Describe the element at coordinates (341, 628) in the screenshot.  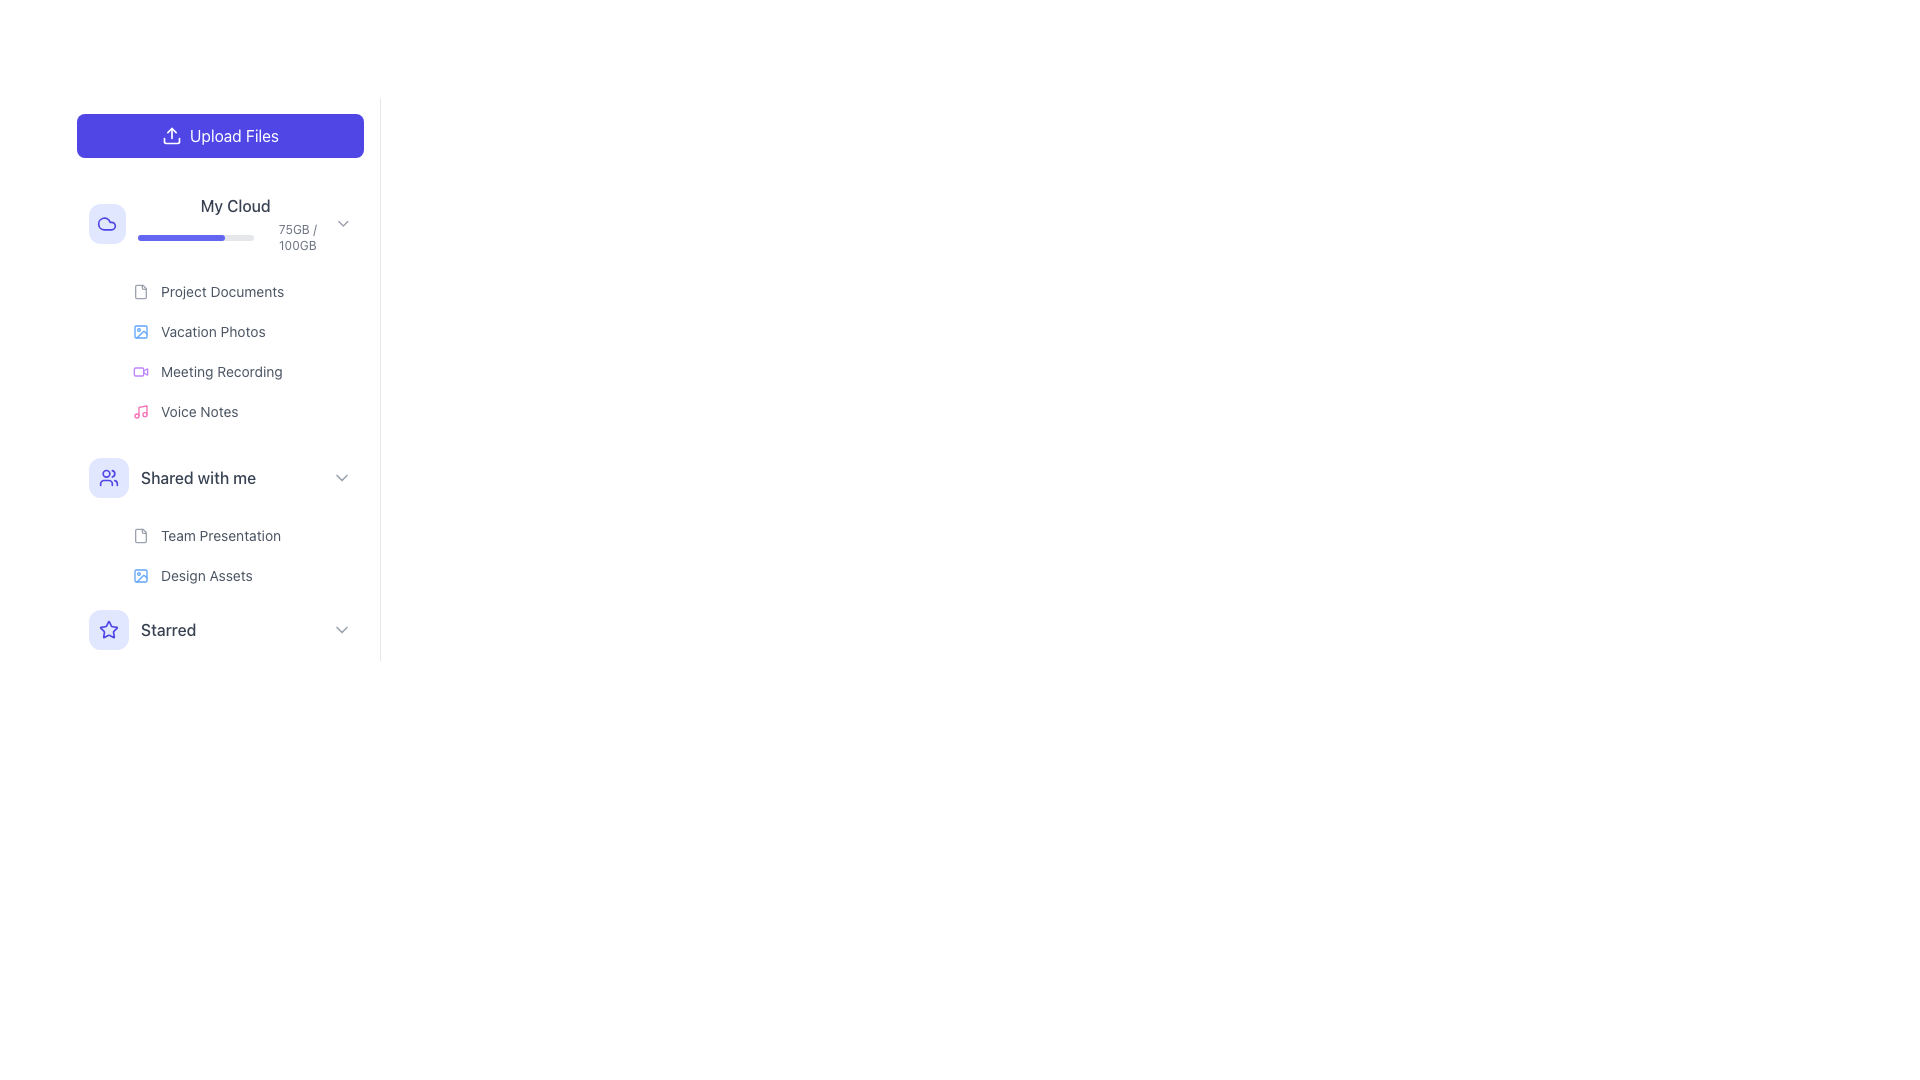
I see `the right-facing arrow icon, which is styled with a thin line design and located near the 'Starred' text` at that location.